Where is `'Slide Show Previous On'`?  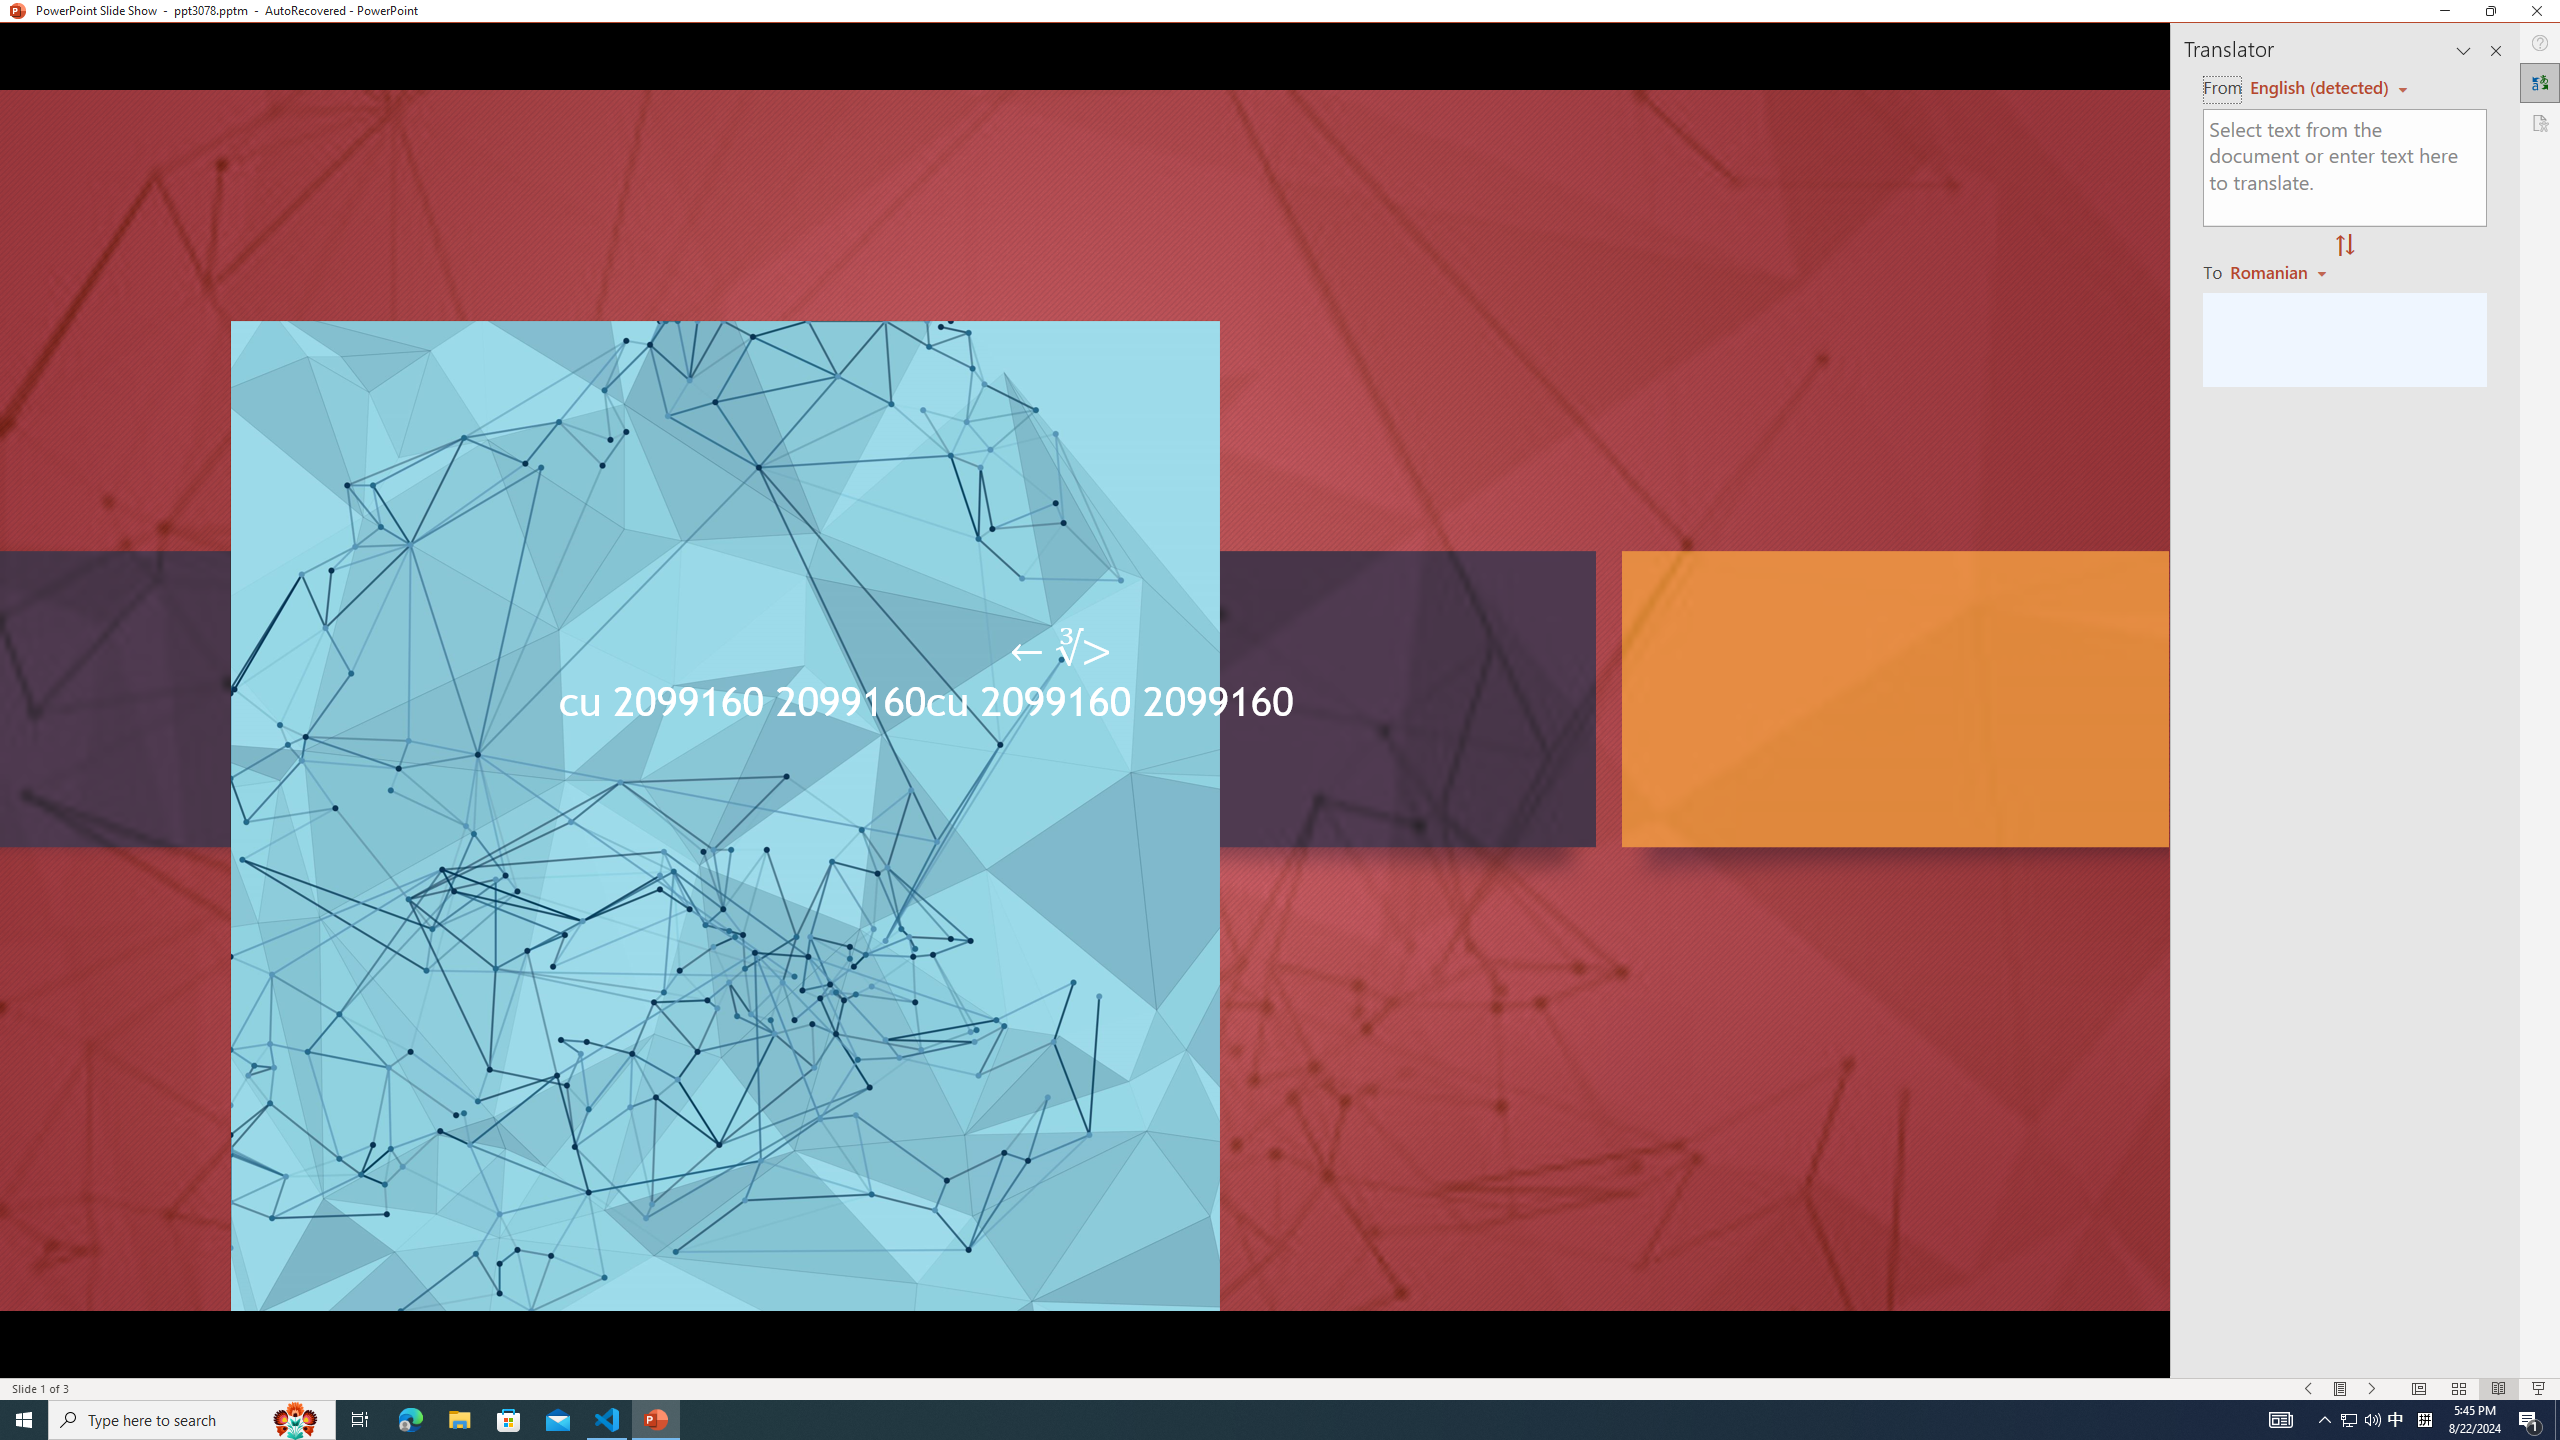
'Slide Show Previous On' is located at coordinates (2308, 1389).